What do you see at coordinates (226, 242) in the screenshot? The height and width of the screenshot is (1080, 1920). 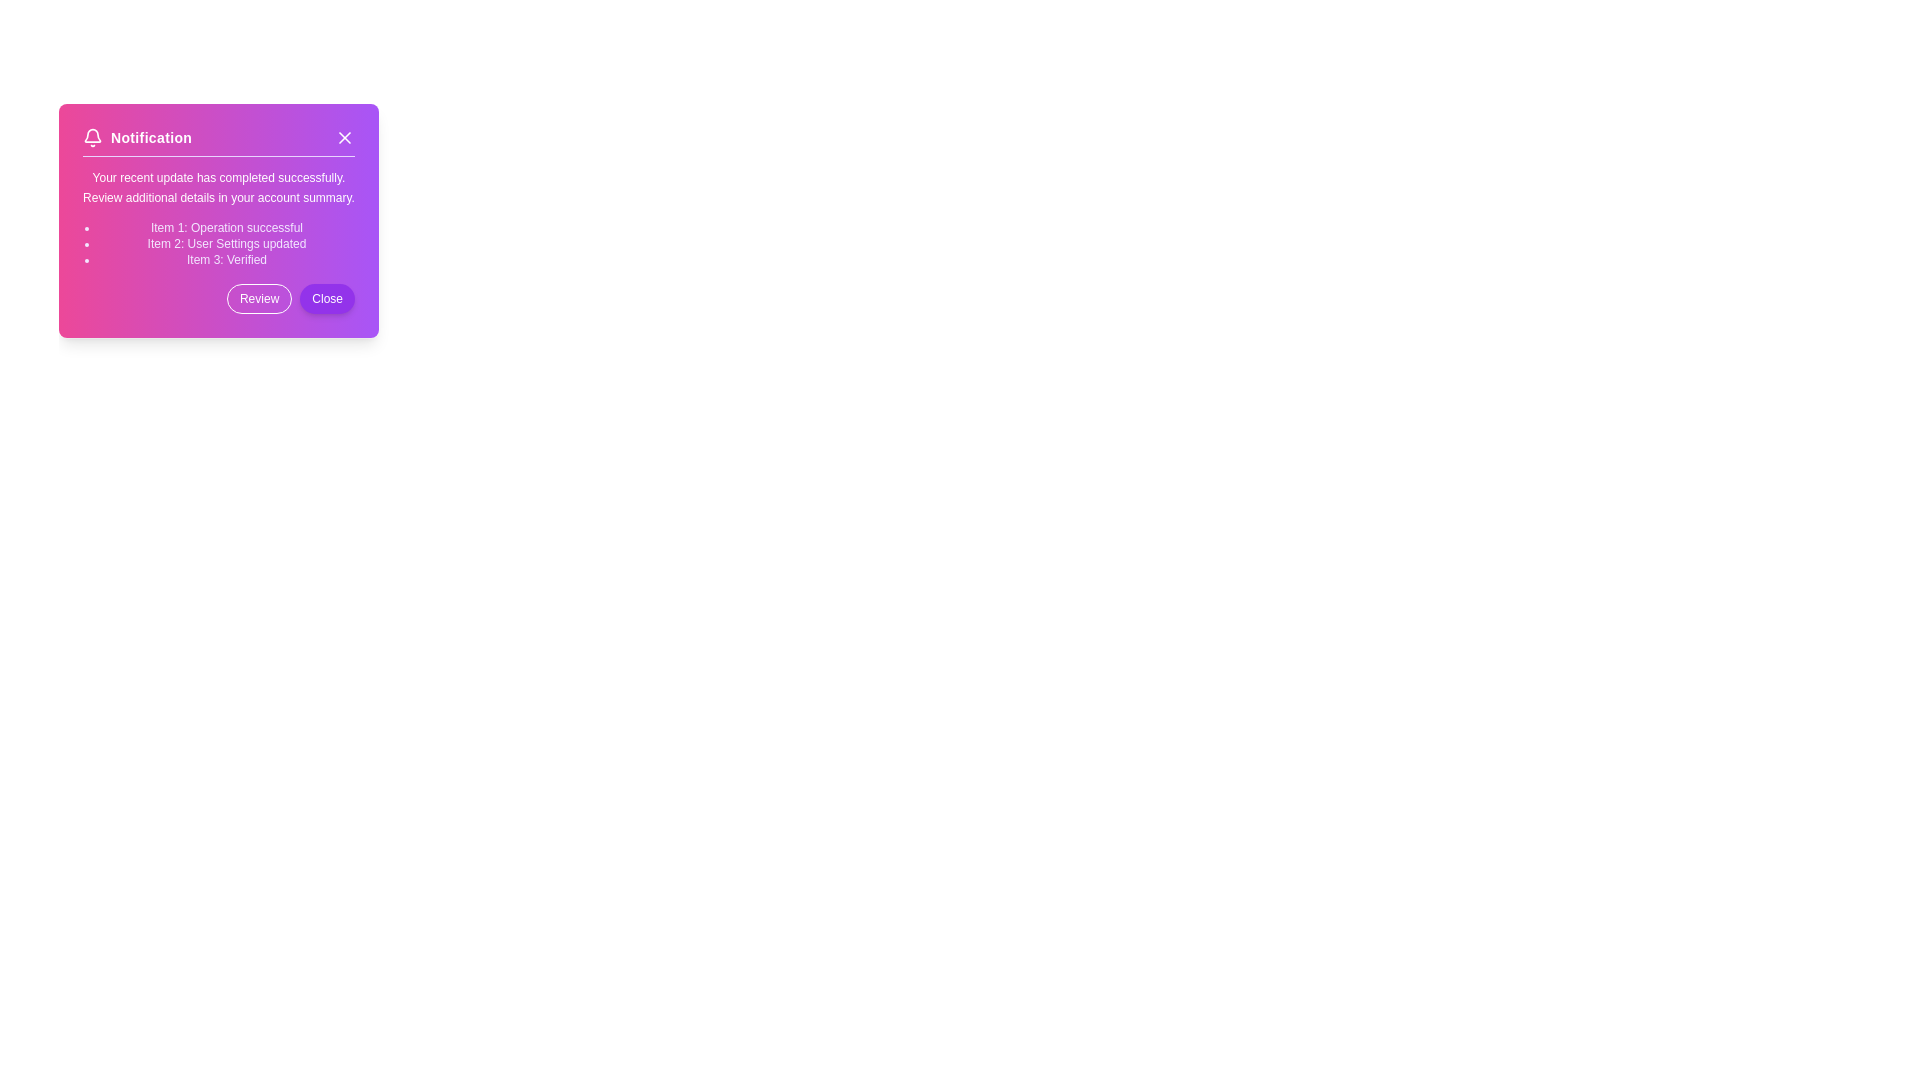 I see `text element that provides a log message indicating user settings have been updated, located in the notification panel between 'Item 1: Operation successful' and 'Item 3: Verified'` at bounding box center [226, 242].